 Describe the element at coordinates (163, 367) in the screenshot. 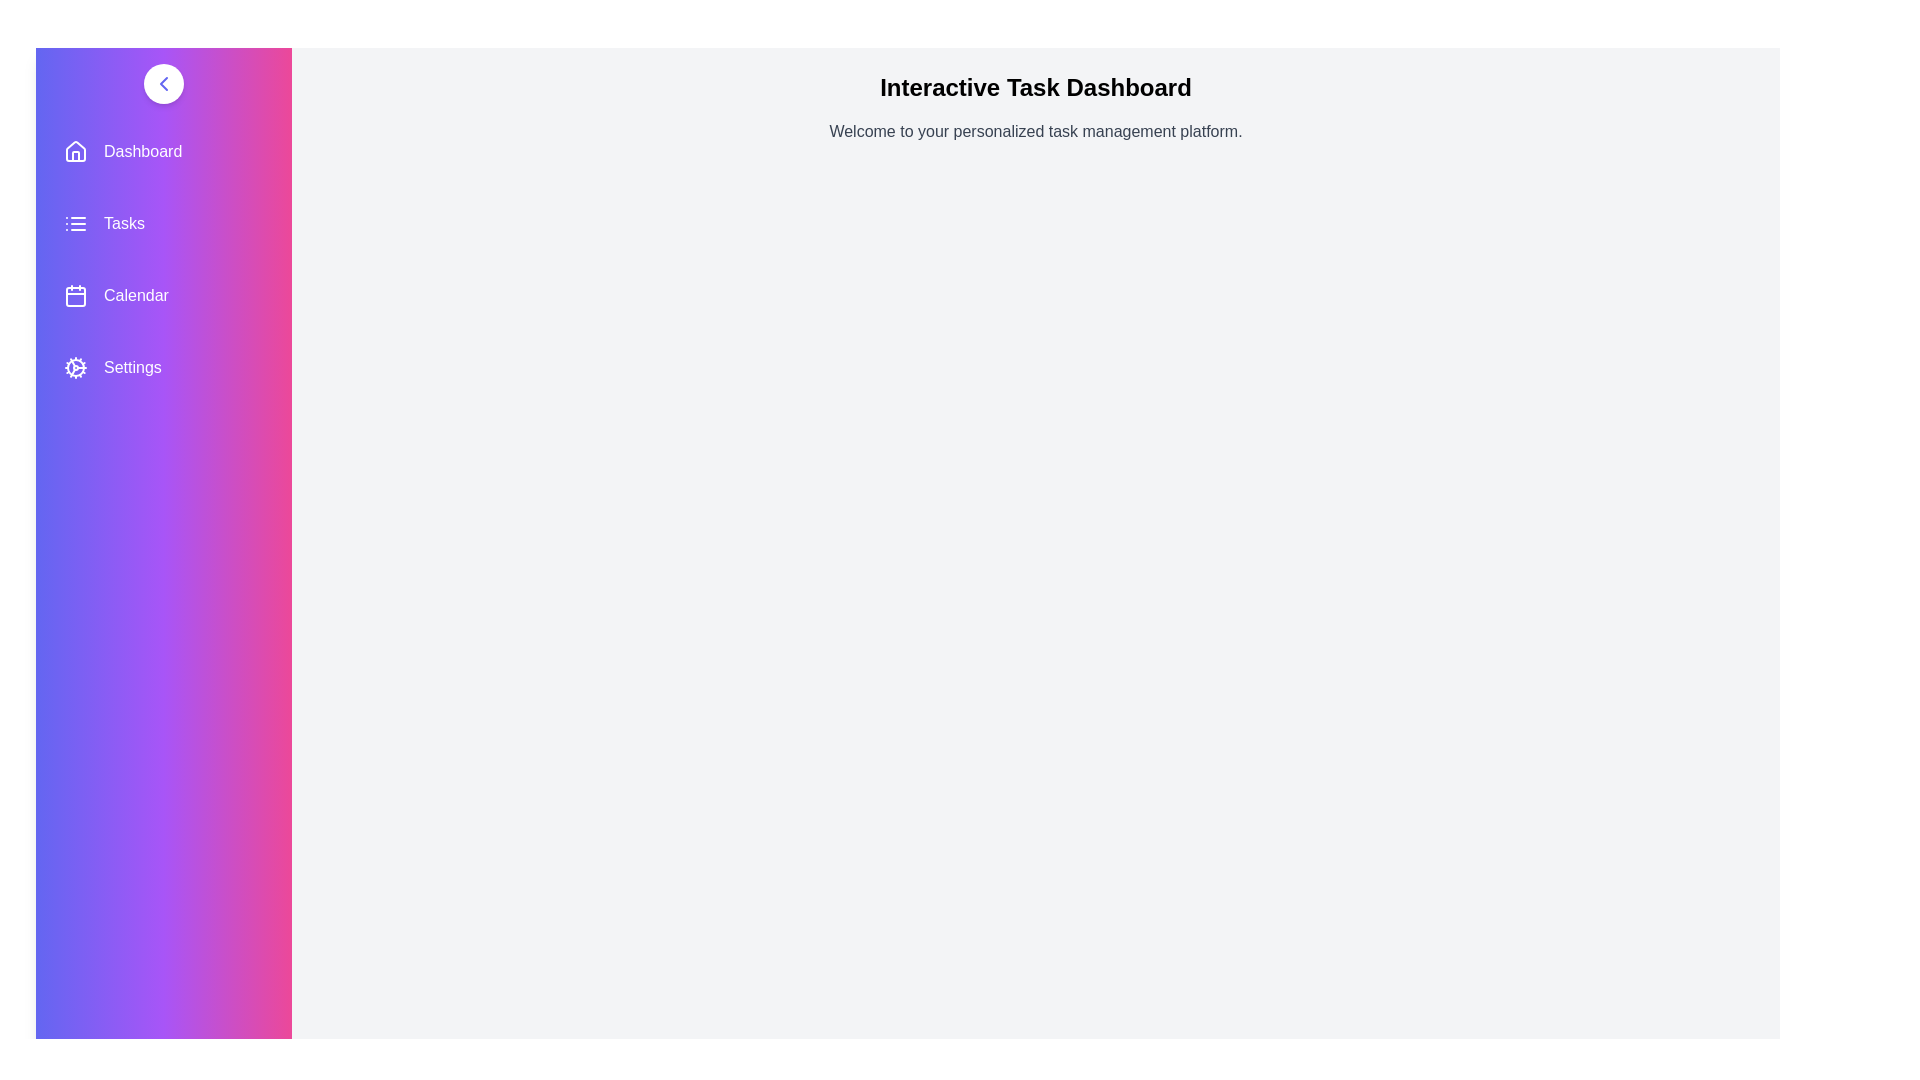

I see `the menu item labeled Settings to observe its hover effect` at that location.